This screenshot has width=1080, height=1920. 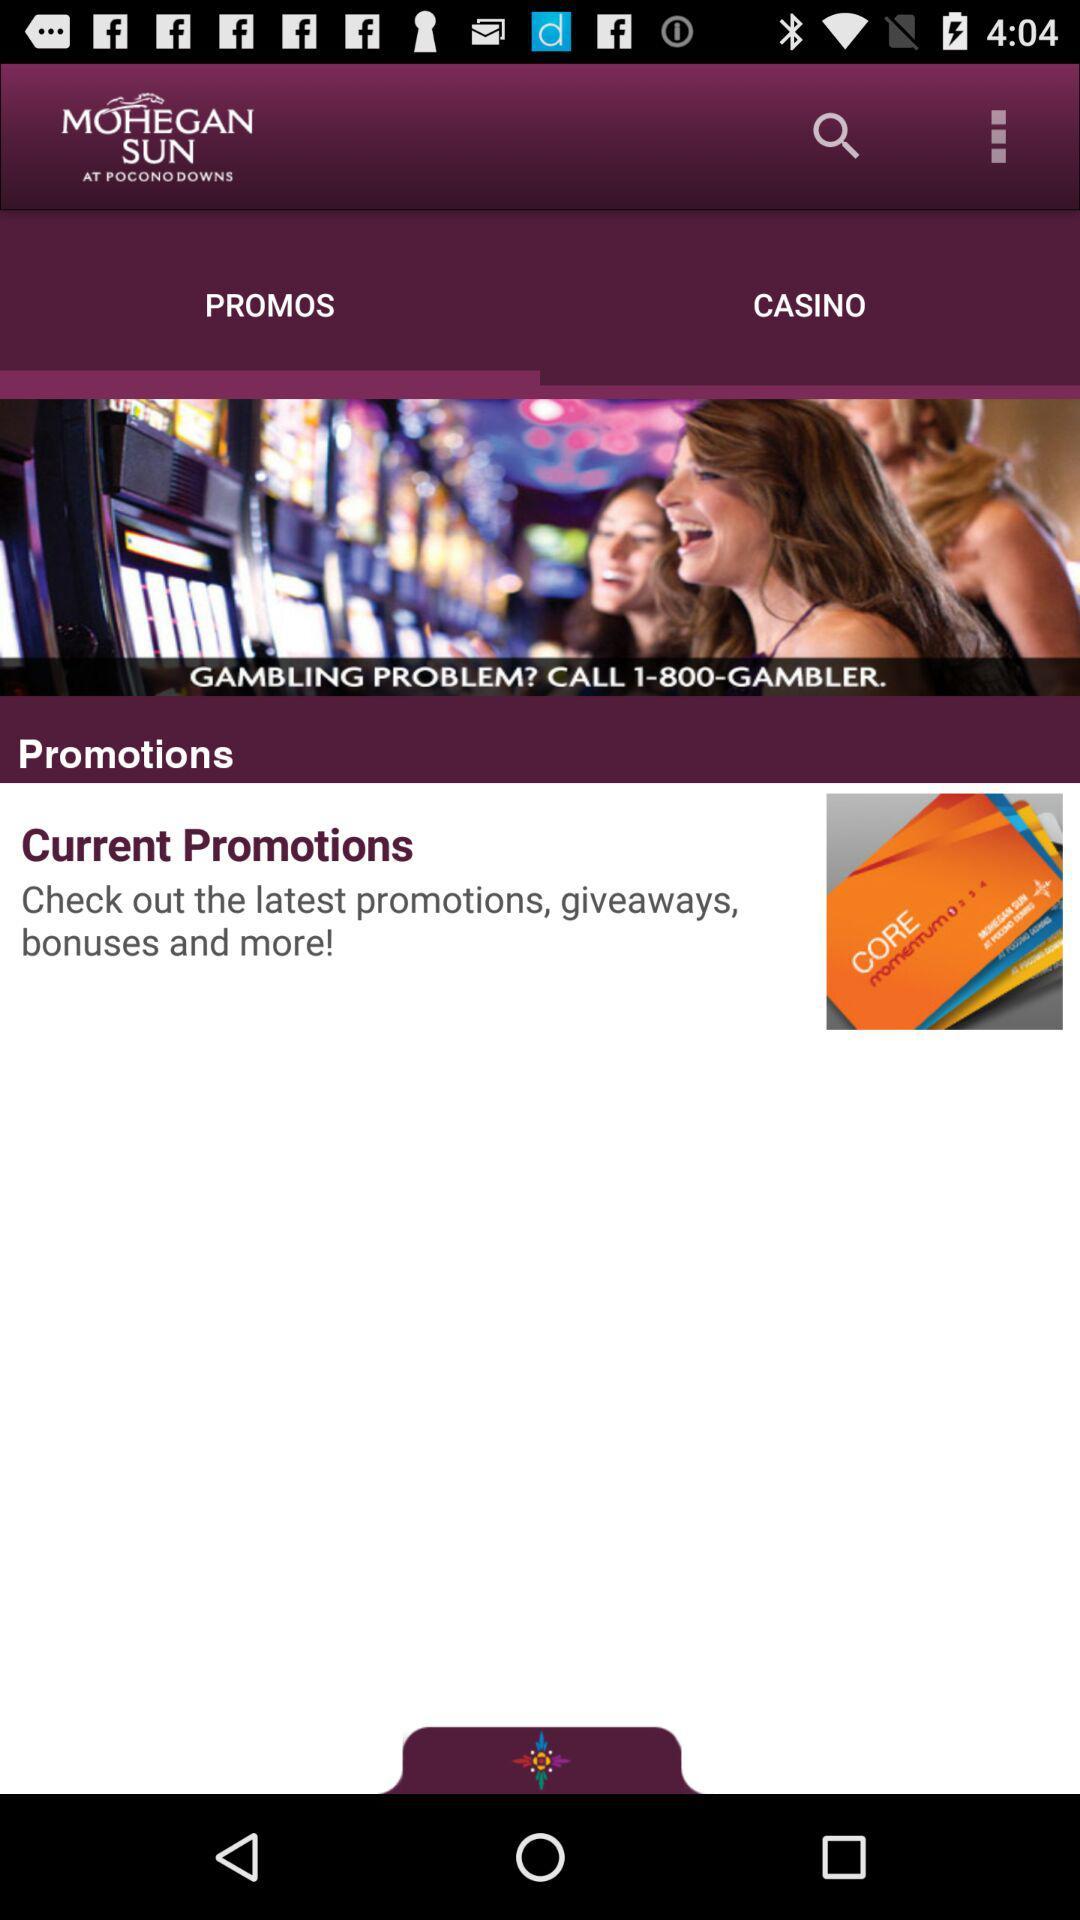 What do you see at coordinates (540, 1758) in the screenshot?
I see `item at the bottom` at bounding box center [540, 1758].